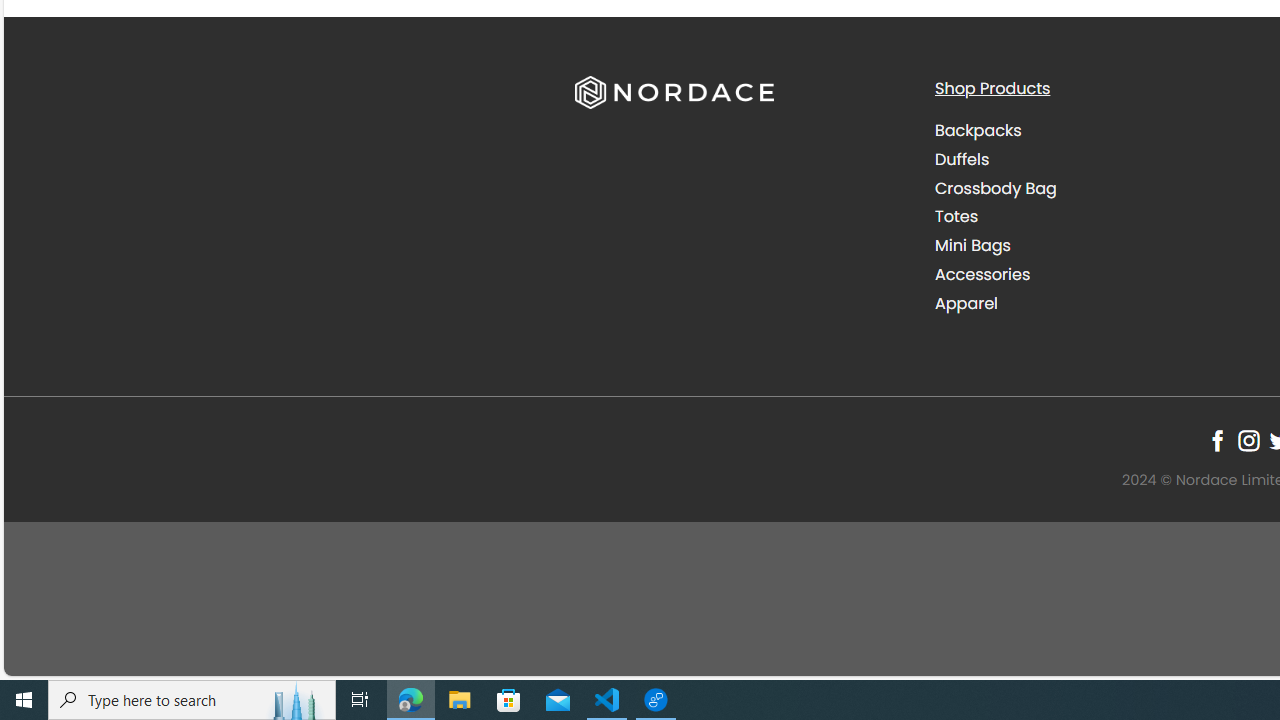 This screenshot has height=720, width=1280. What do you see at coordinates (1098, 158) in the screenshot?
I see `'Duffels'` at bounding box center [1098, 158].